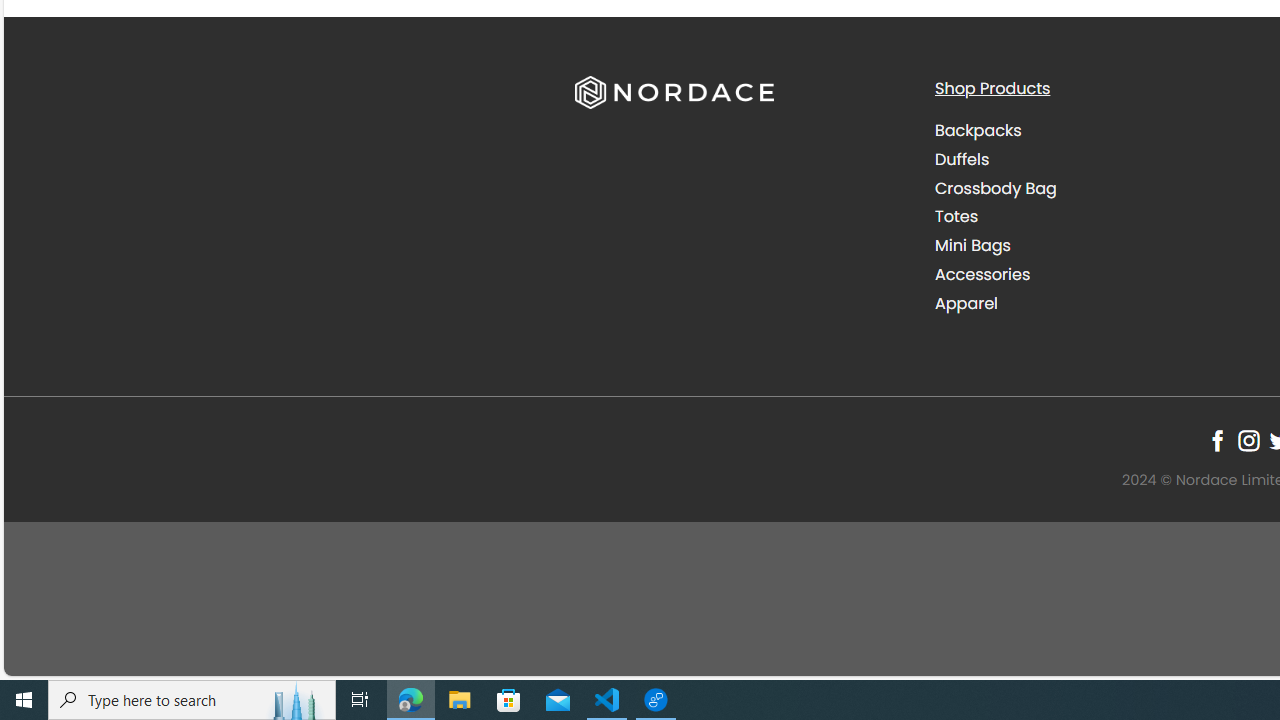 This screenshot has height=720, width=1280. What do you see at coordinates (1098, 158) in the screenshot?
I see `'Duffels'` at bounding box center [1098, 158].